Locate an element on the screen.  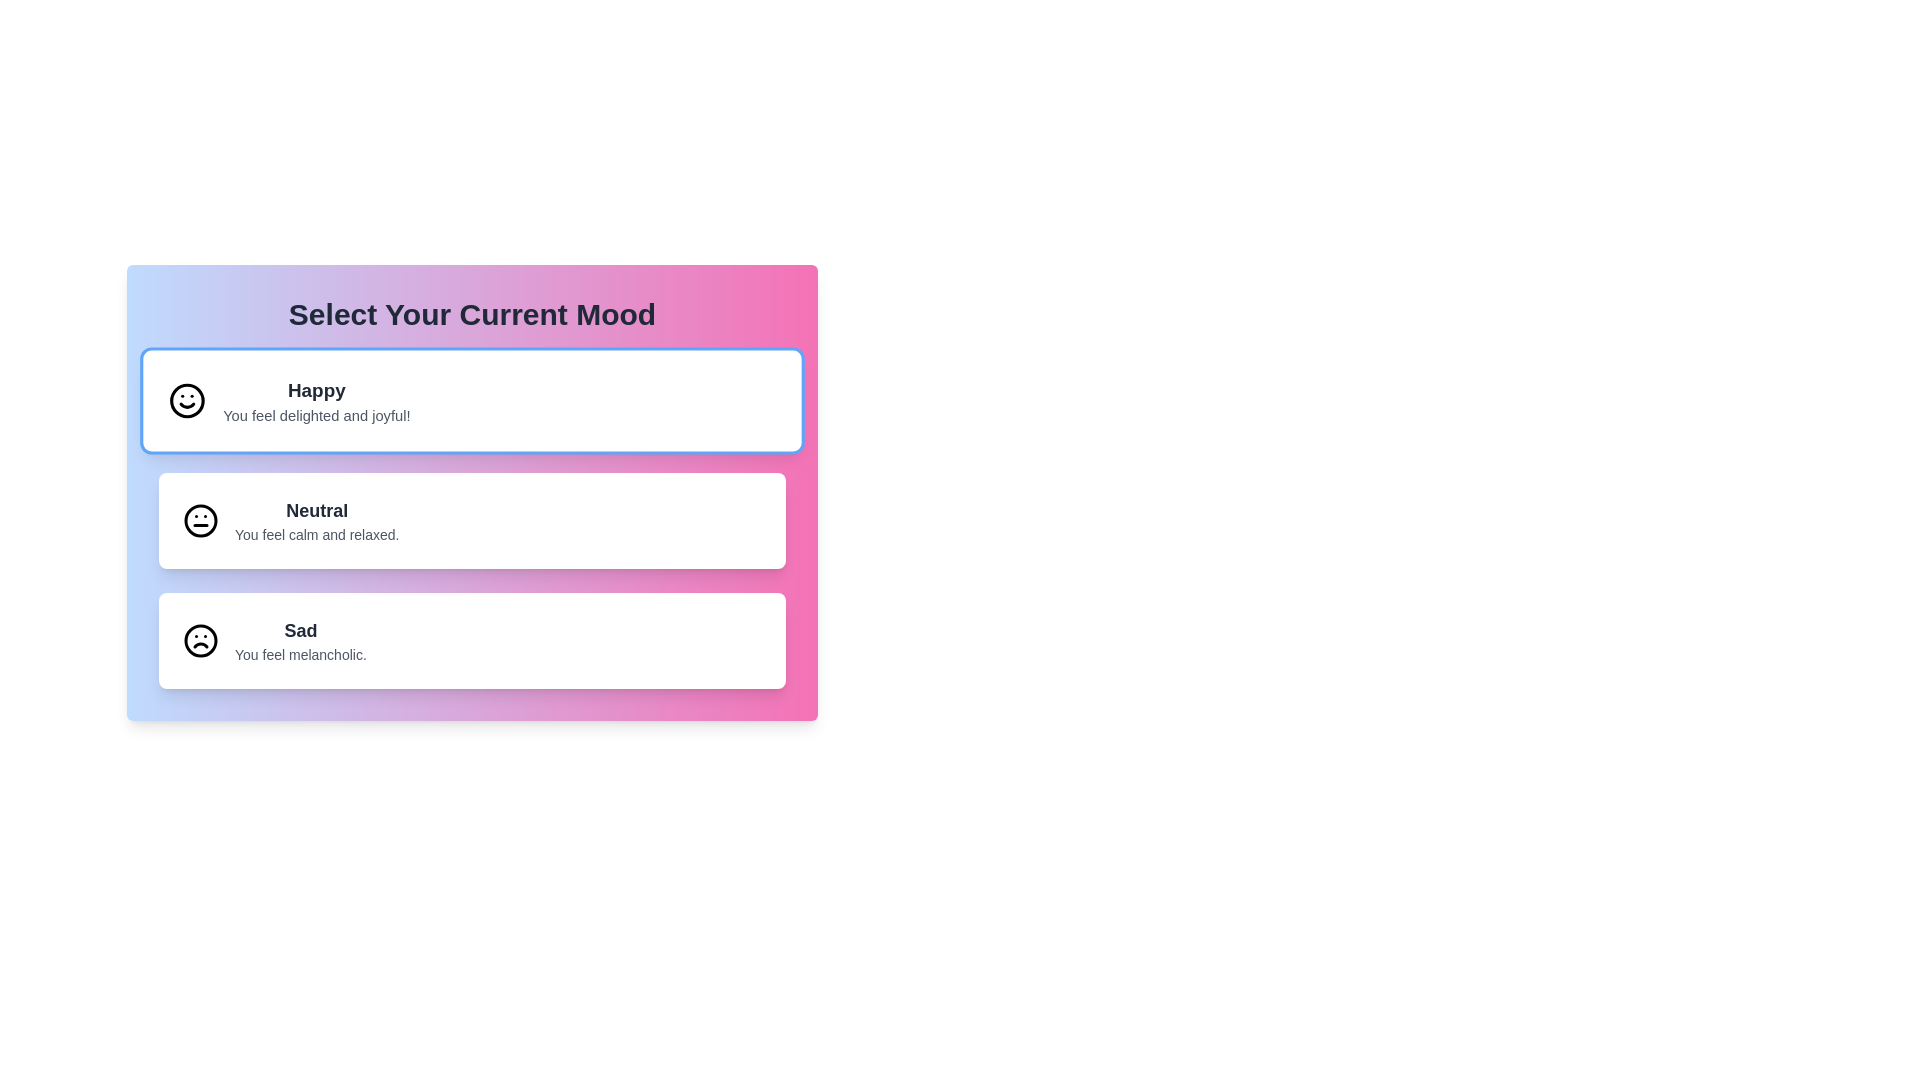
the smiley face icon within the 'Happy' card of the mood selector, which is the first item in the list of options is located at coordinates (187, 401).